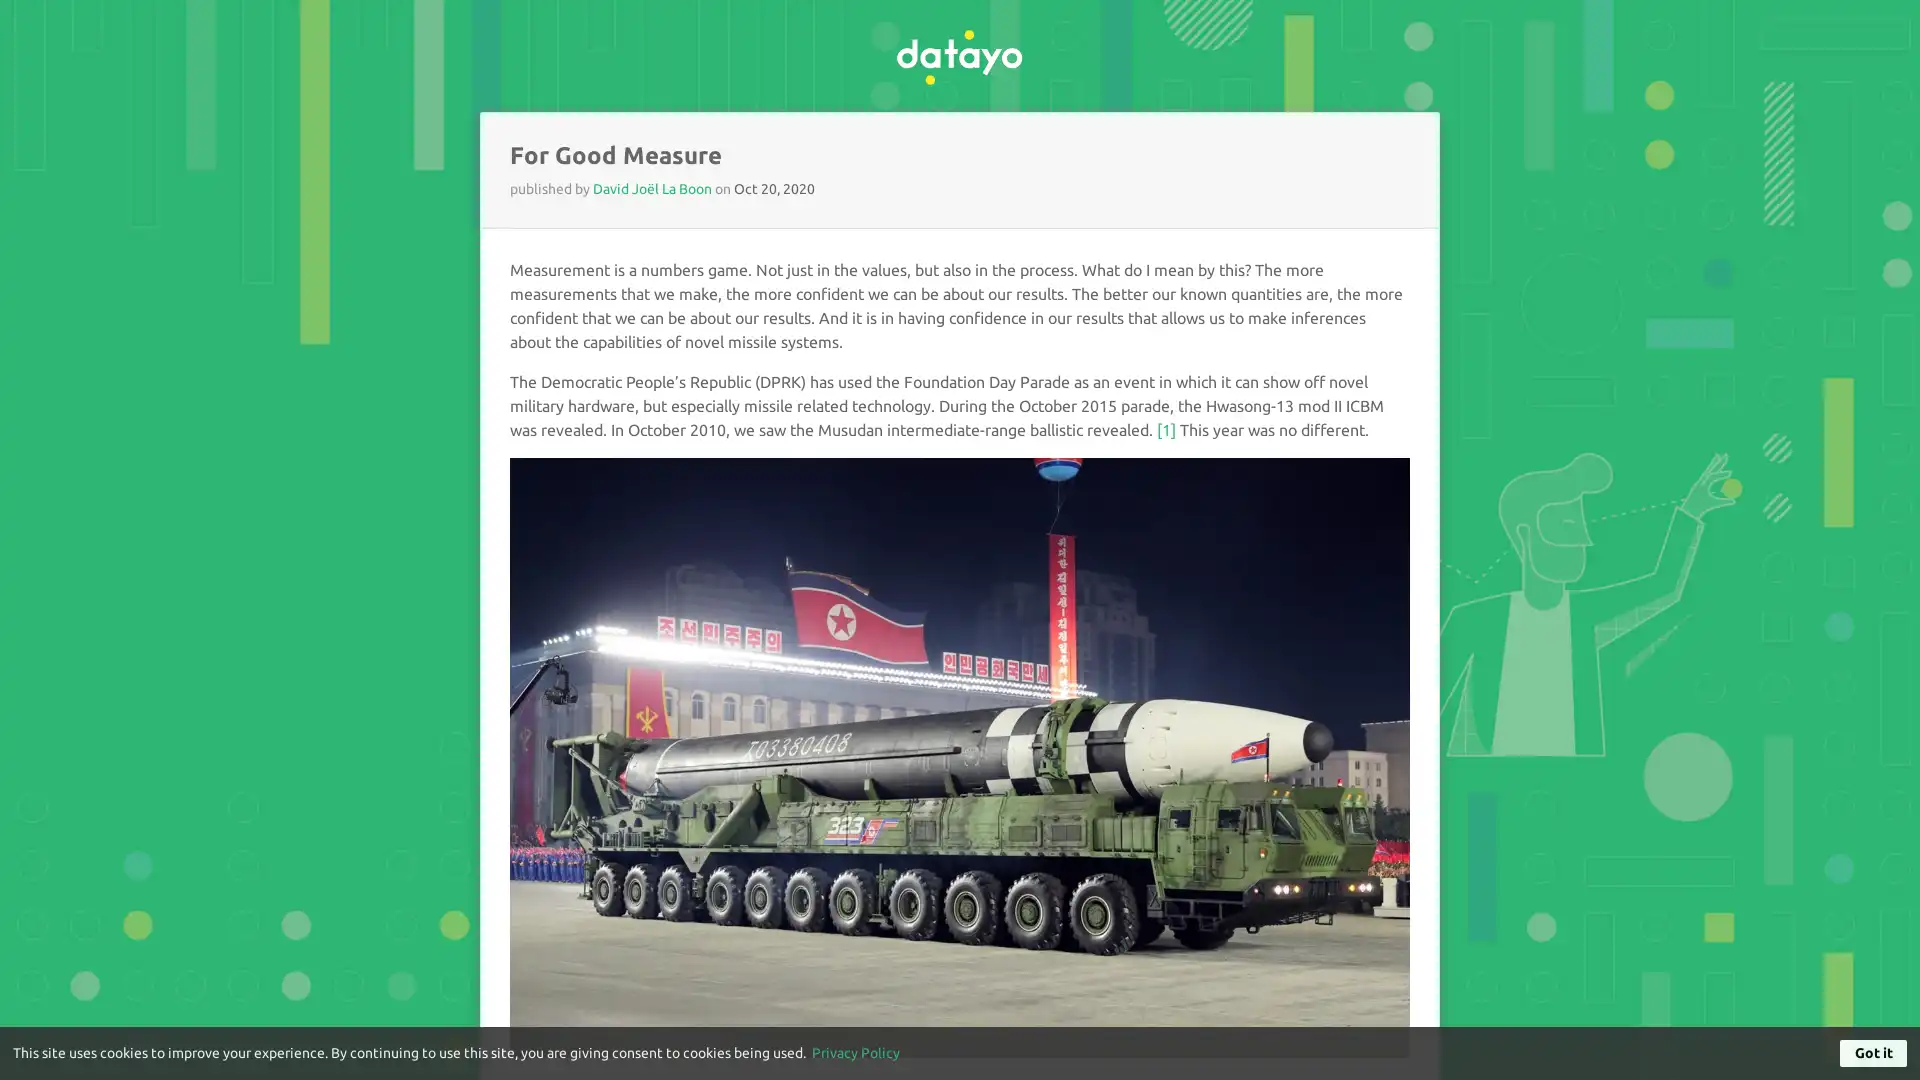 The image size is (1920, 1080). Describe the element at coordinates (1872, 1052) in the screenshot. I see `Got it` at that location.